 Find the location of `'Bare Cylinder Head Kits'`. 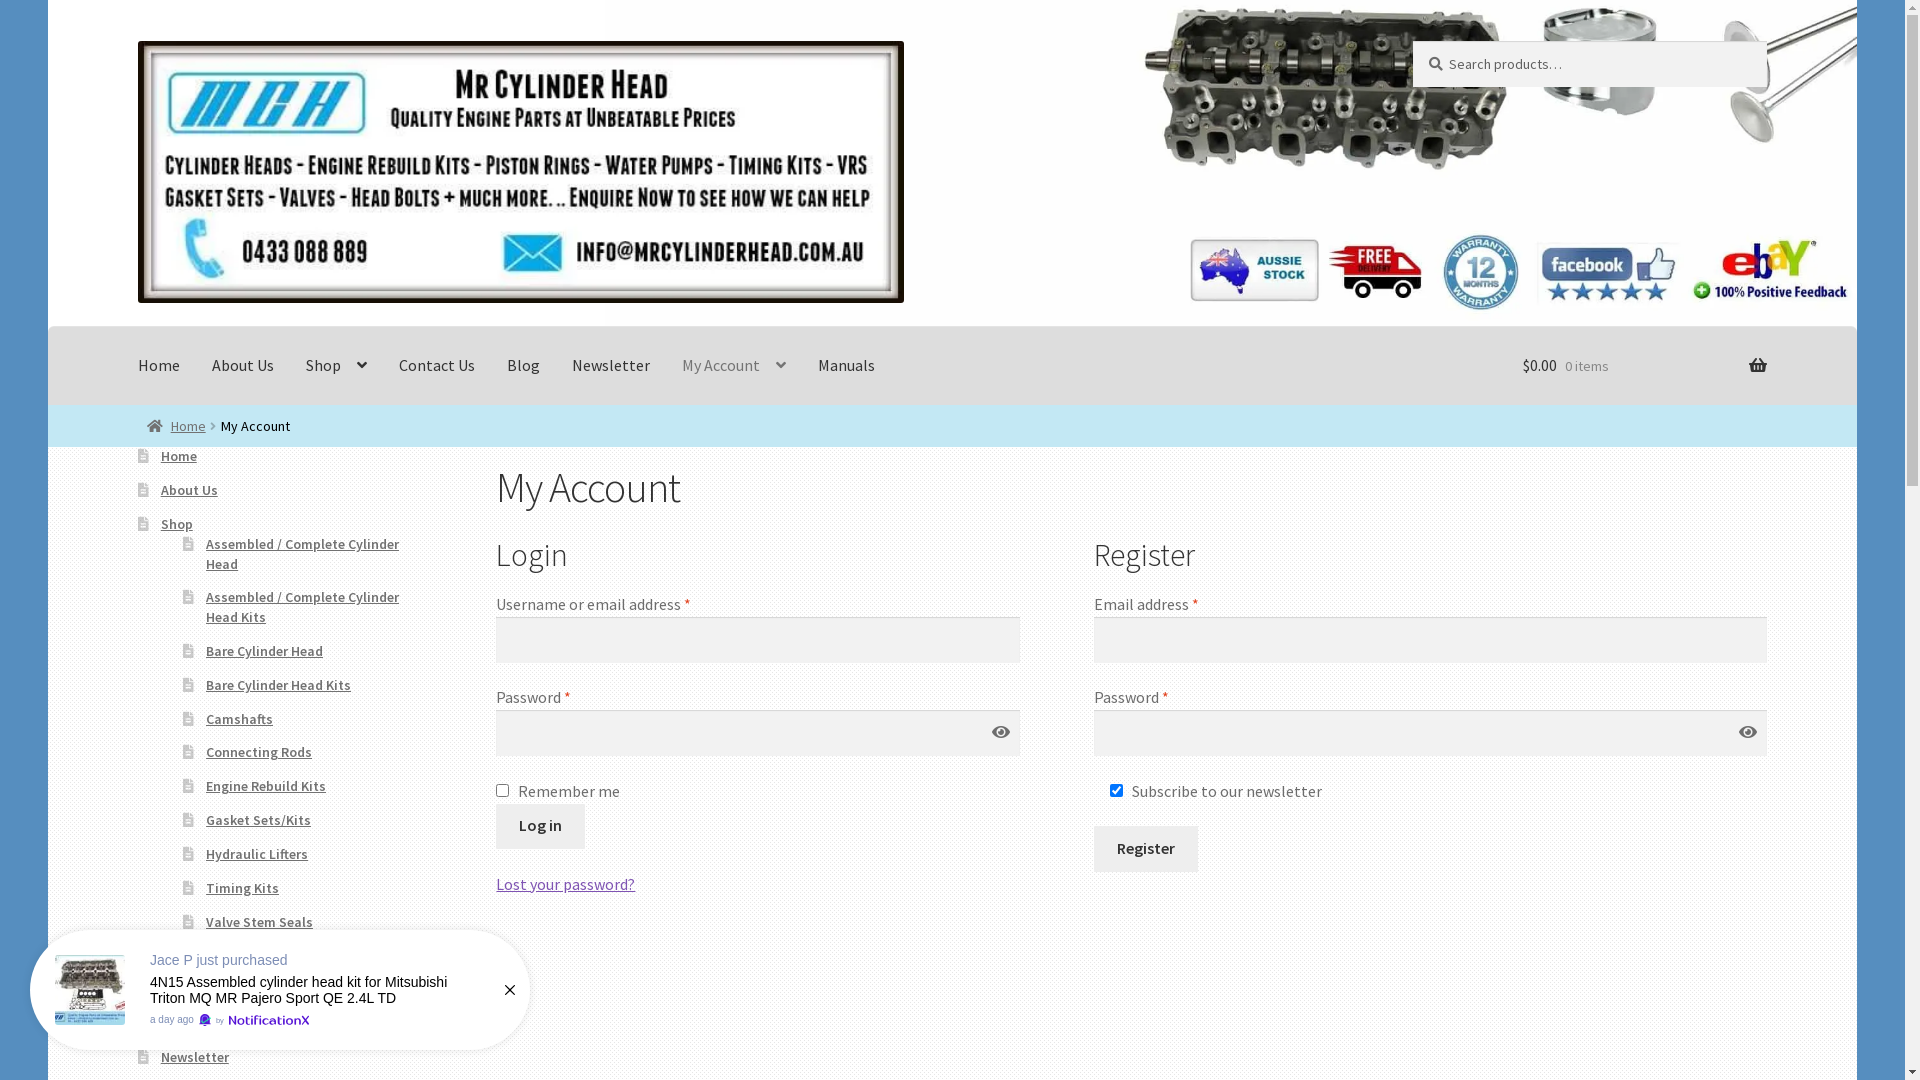

'Bare Cylinder Head Kits' is located at coordinates (277, 684).